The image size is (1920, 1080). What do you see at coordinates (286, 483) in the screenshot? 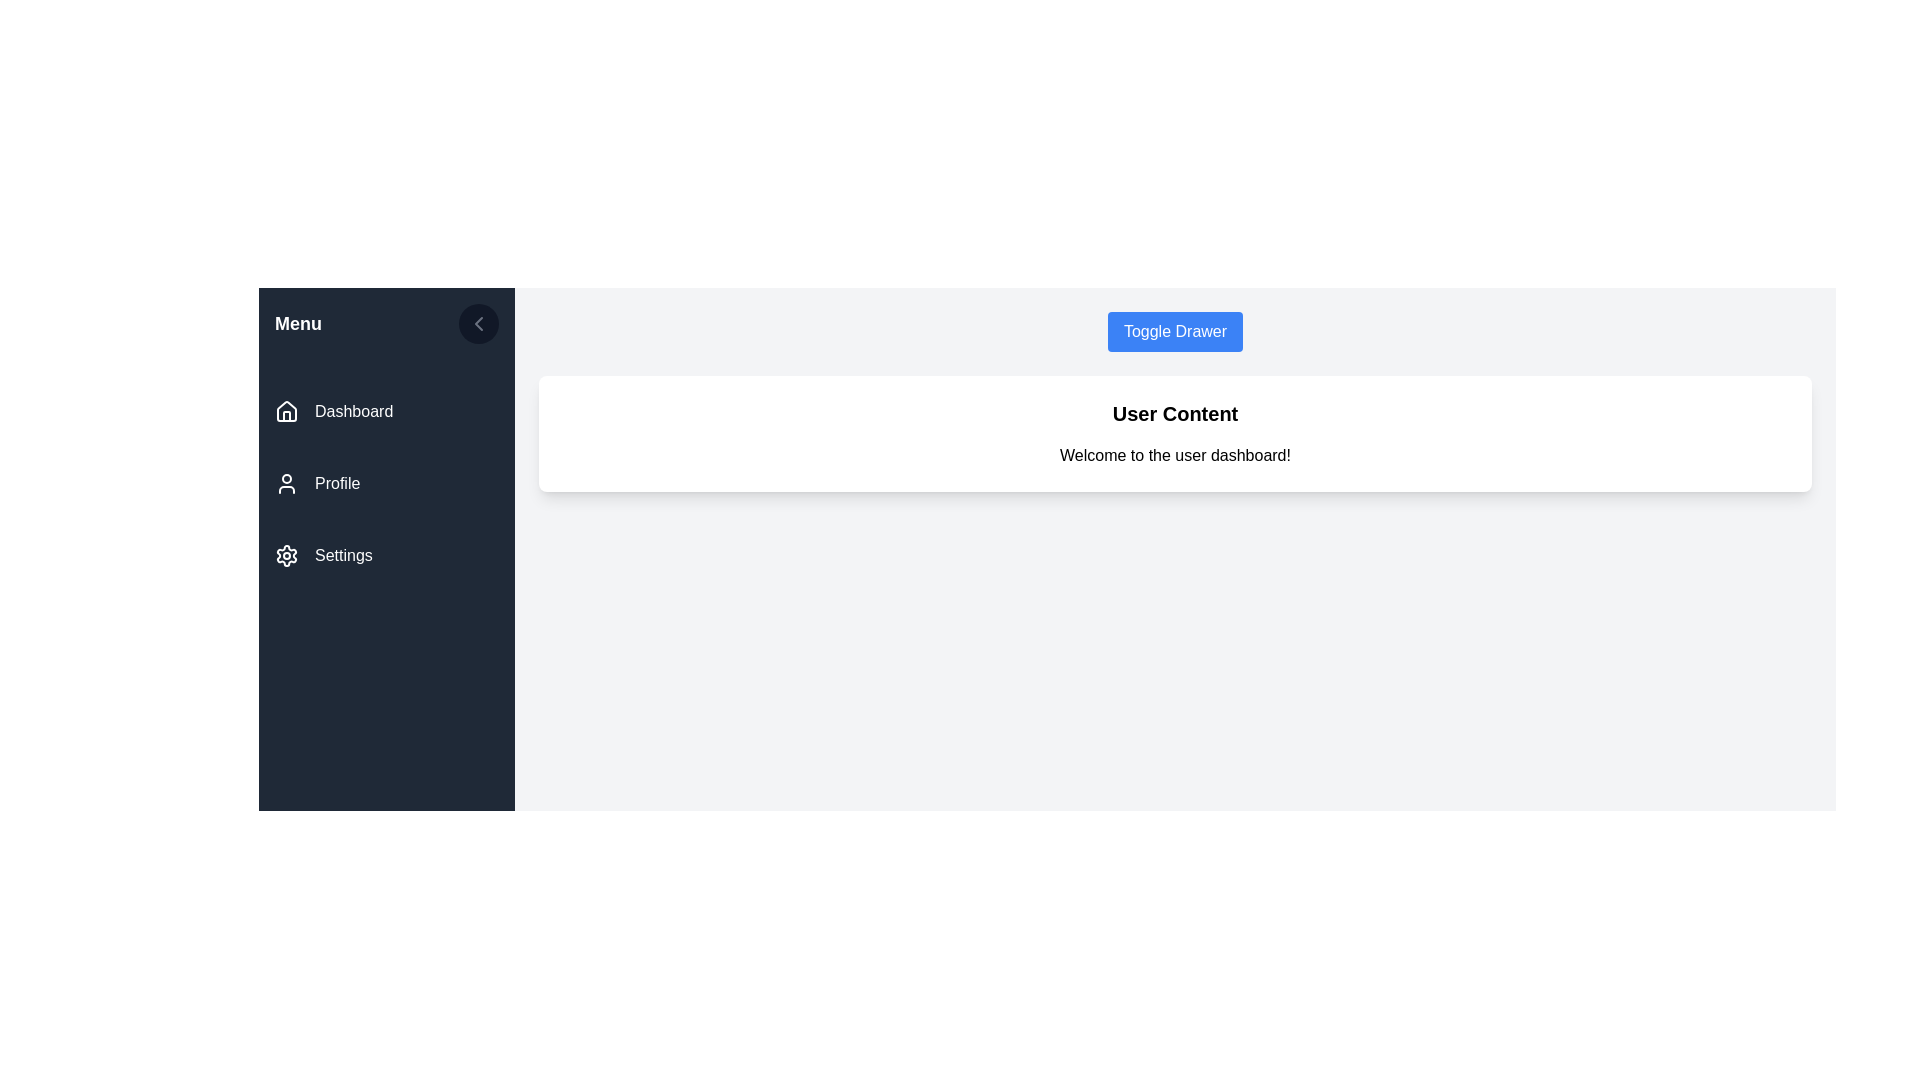
I see `the 'Profile' menu item icon located in the left navigation bar, positioned to the left of the text label 'Profile'` at bounding box center [286, 483].